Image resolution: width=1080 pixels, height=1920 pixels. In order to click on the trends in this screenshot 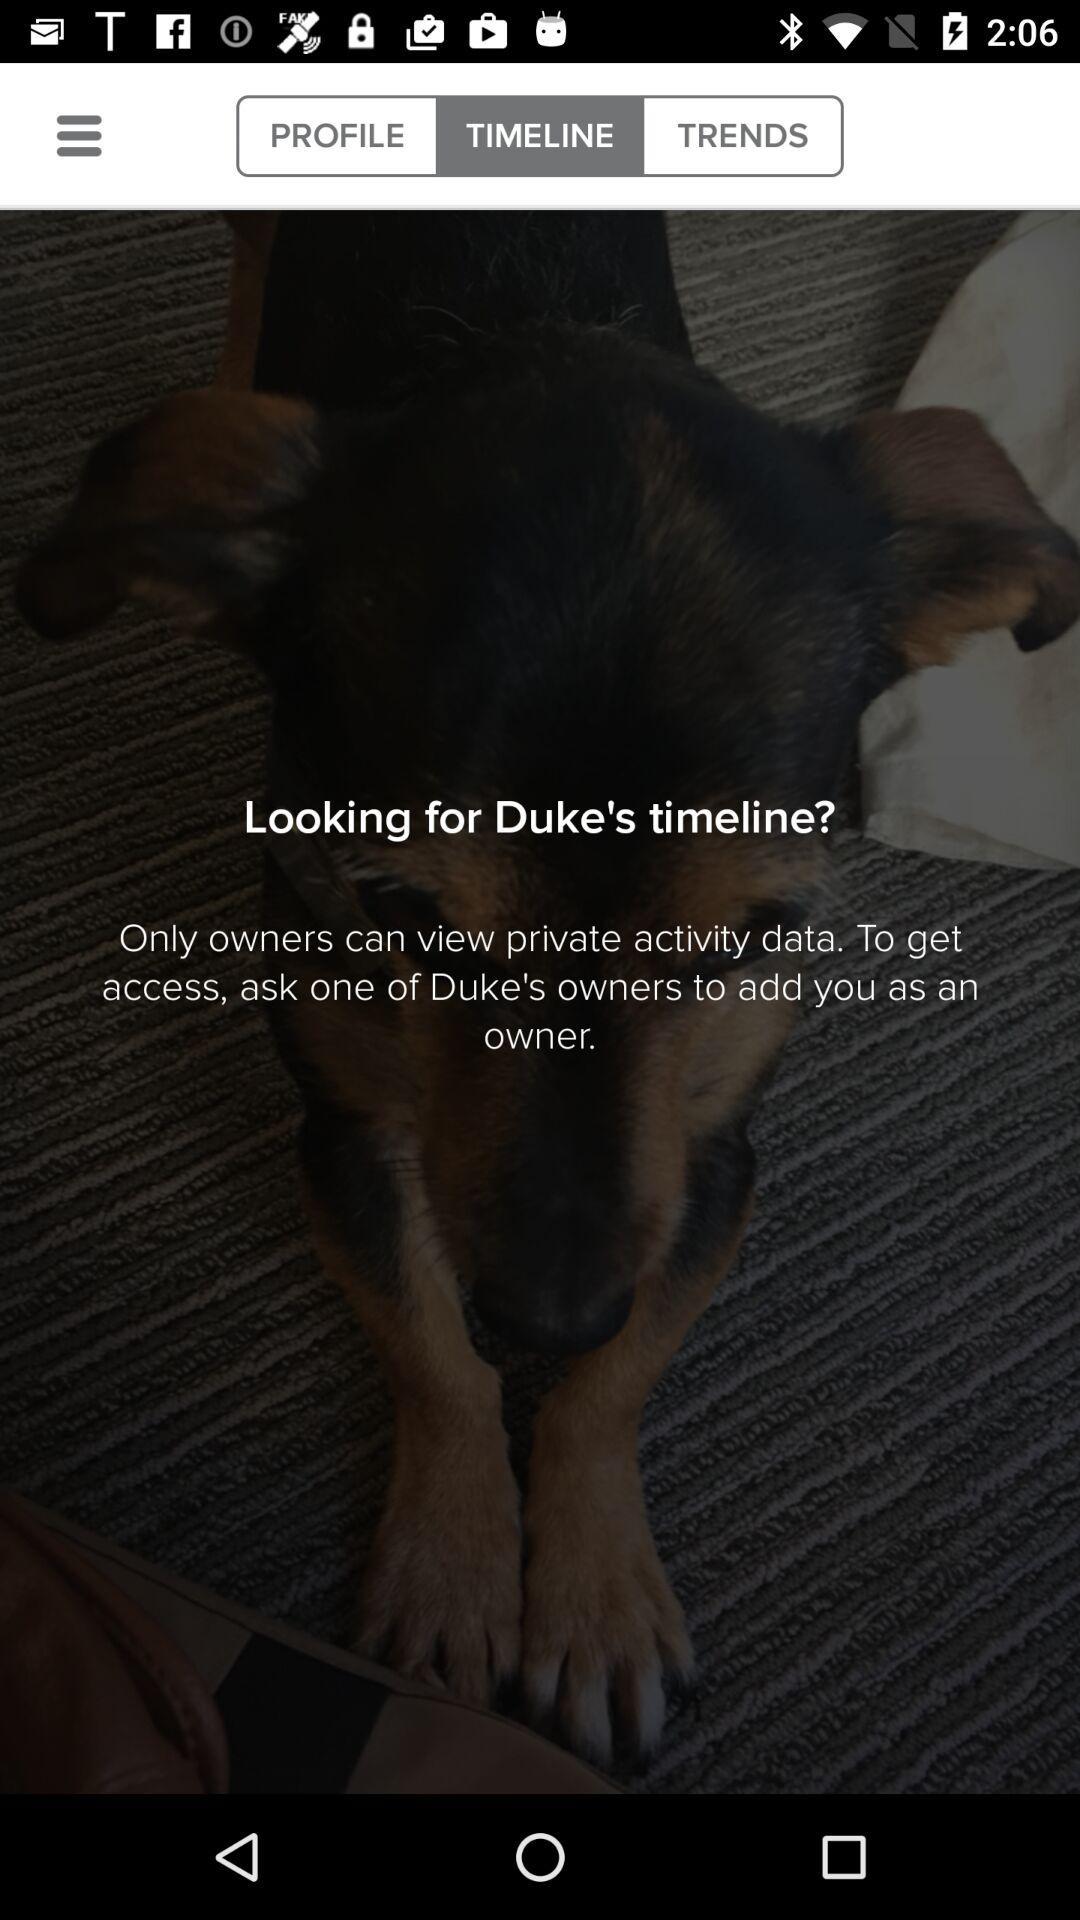, I will do `click(742, 135)`.